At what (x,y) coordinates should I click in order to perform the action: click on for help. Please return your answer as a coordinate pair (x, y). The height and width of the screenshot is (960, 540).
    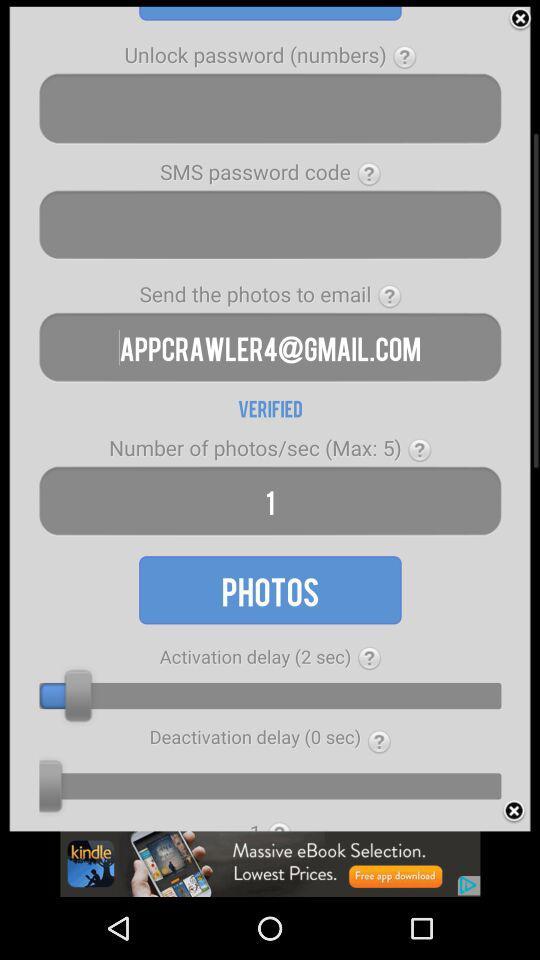
    Looking at the image, I should click on (368, 657).